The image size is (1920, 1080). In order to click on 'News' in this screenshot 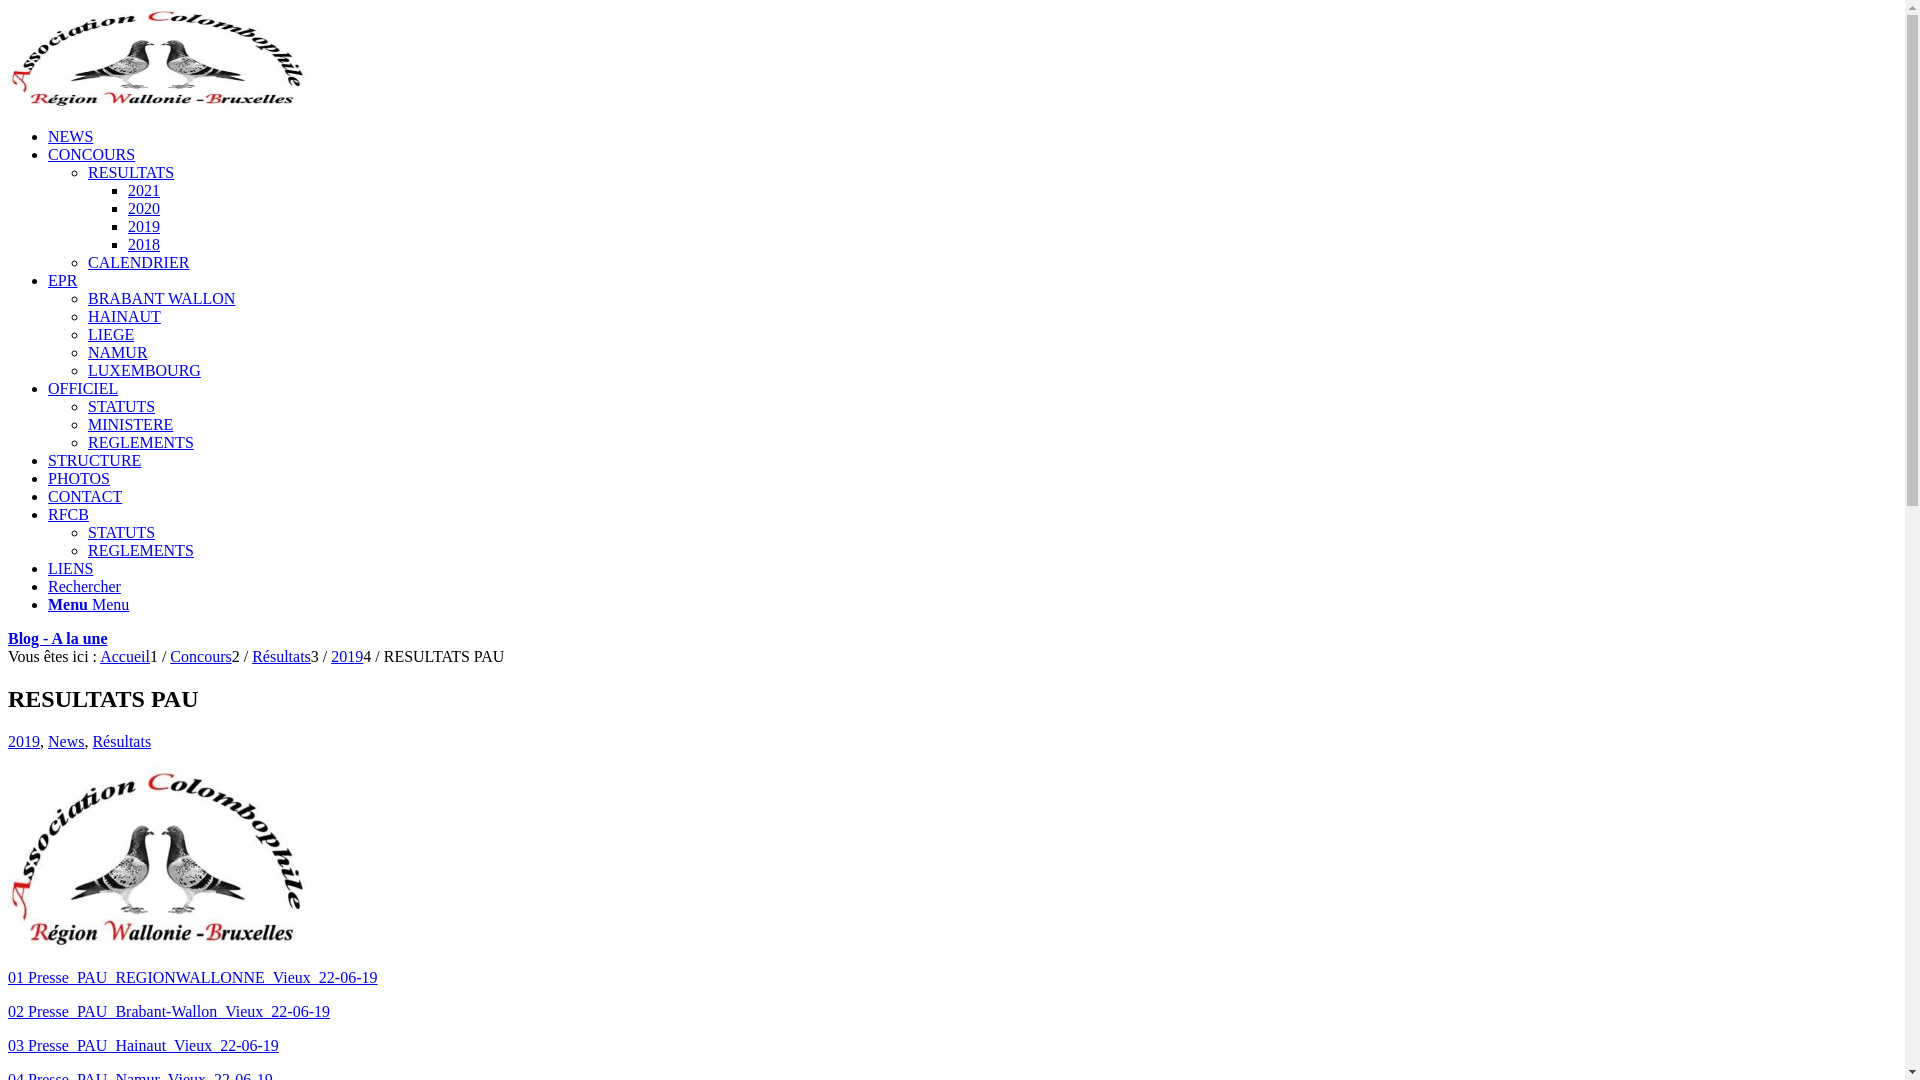, I will do `click(66, 741)`.